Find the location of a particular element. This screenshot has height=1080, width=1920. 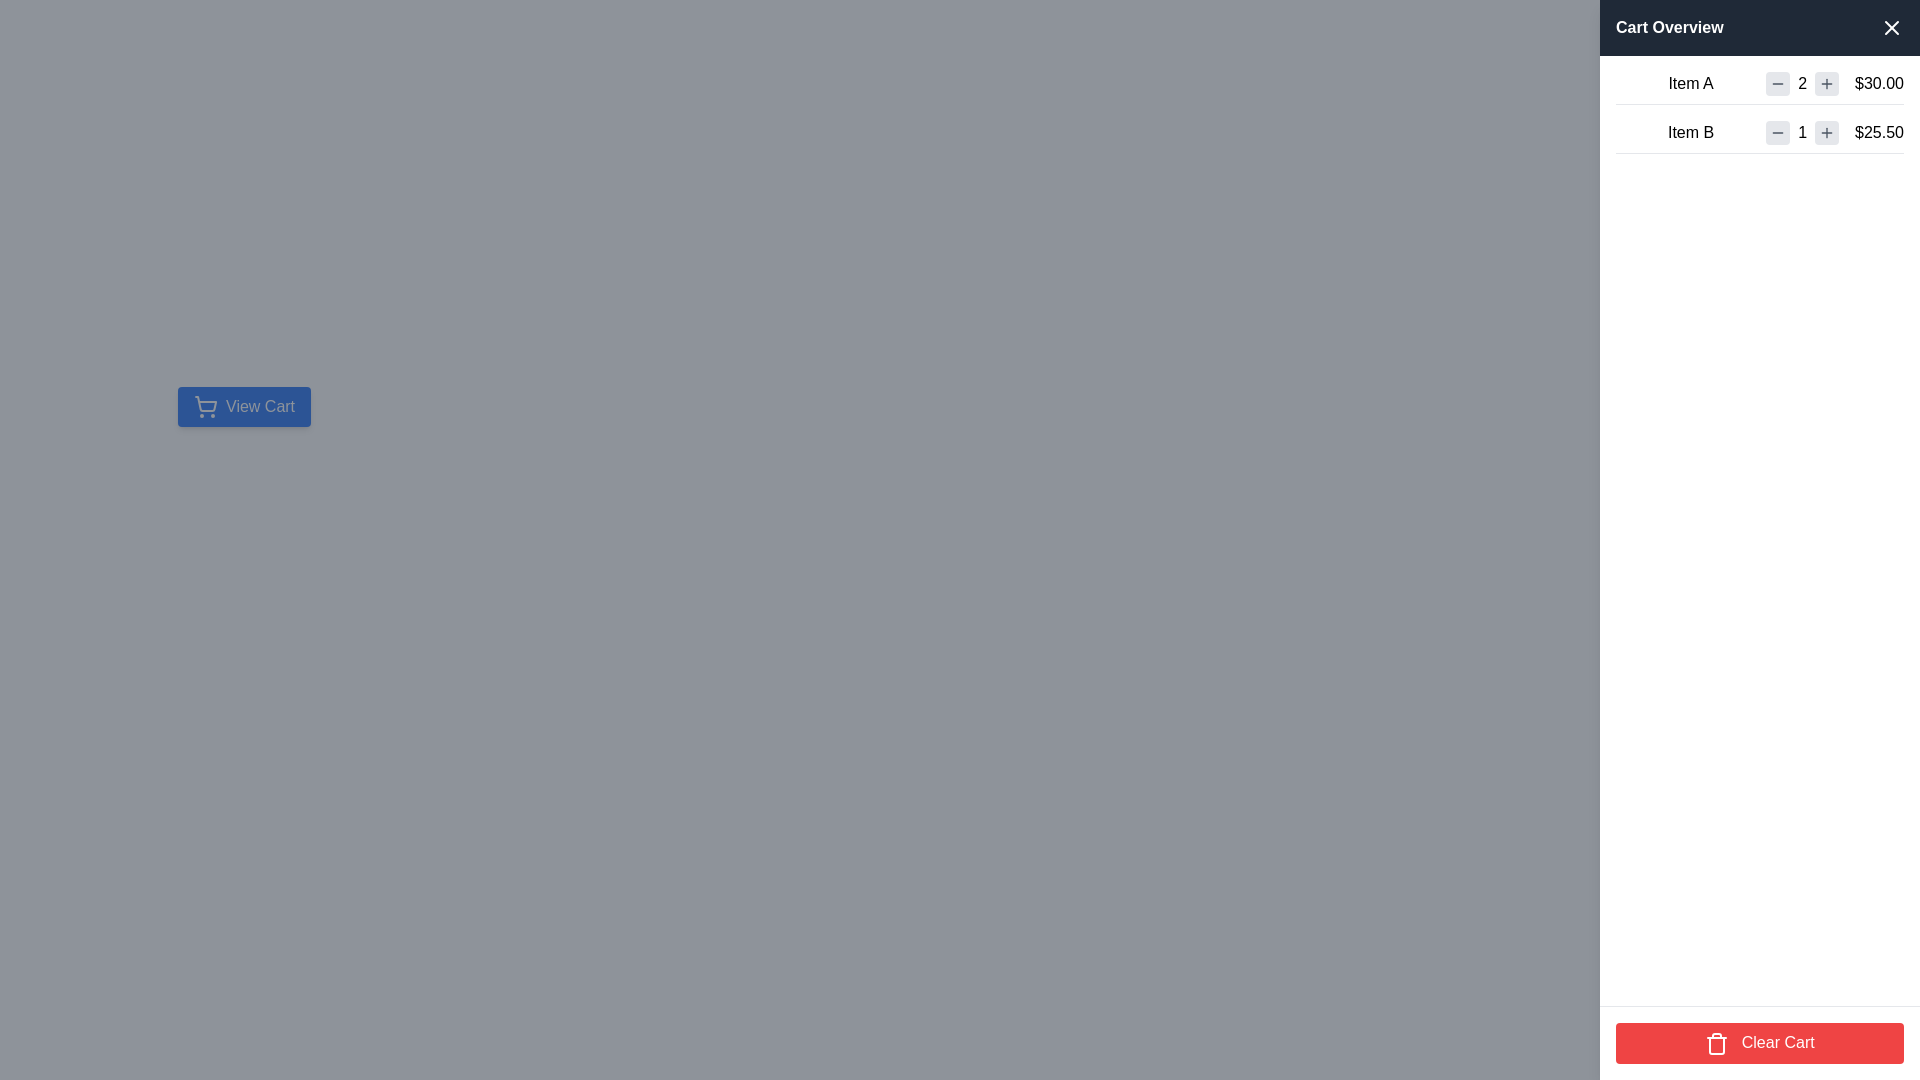

the shopping cart icon located on the left side of the 'View Cart' button to interact with it is located at coordinates (206, 404).